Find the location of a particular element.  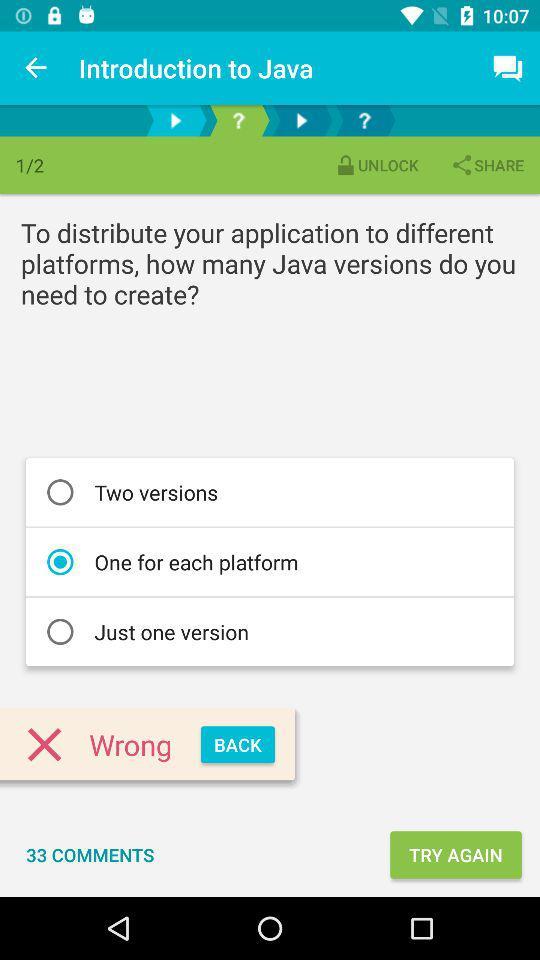

the help icon is located at coordinates (238, 120).